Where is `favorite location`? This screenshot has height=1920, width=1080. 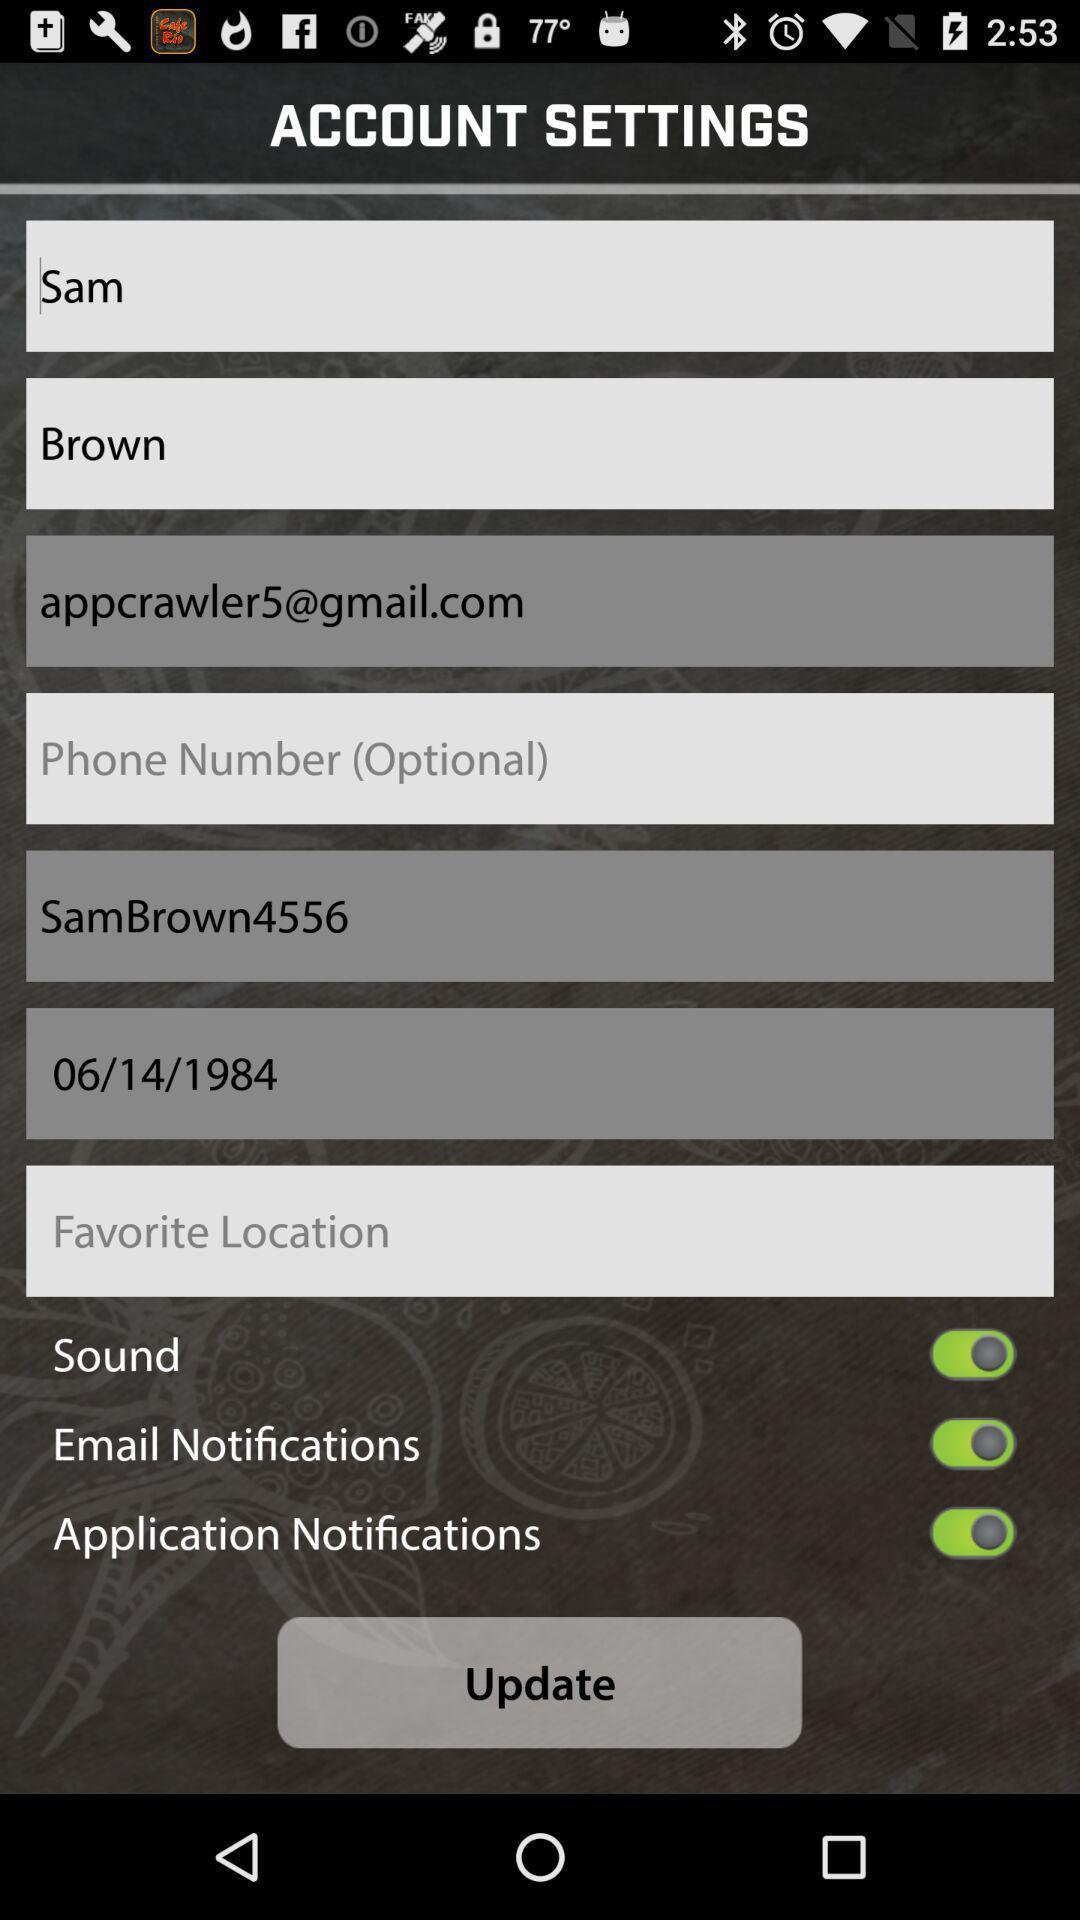
favorite location is located at coordinates (540, 1230).